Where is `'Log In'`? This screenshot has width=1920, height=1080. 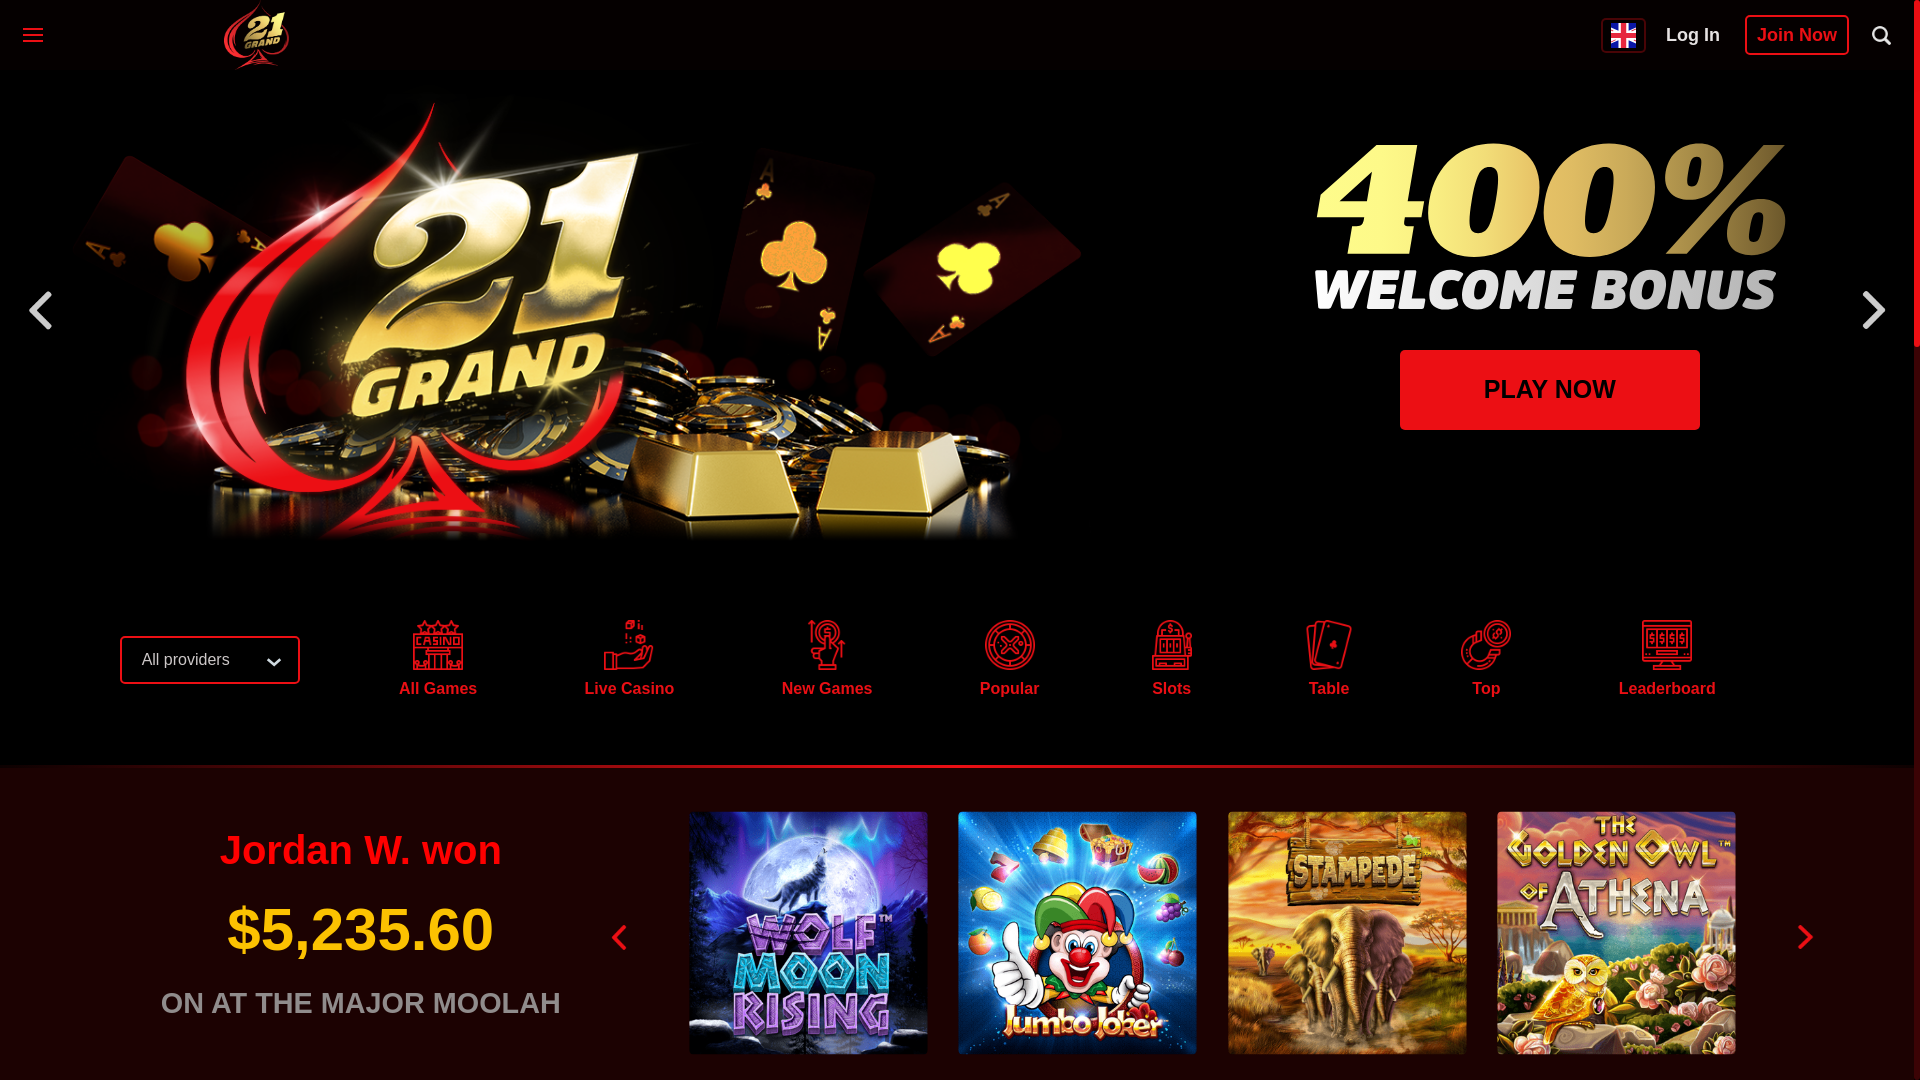
'Log In' is located at coordinates (1692, 34).